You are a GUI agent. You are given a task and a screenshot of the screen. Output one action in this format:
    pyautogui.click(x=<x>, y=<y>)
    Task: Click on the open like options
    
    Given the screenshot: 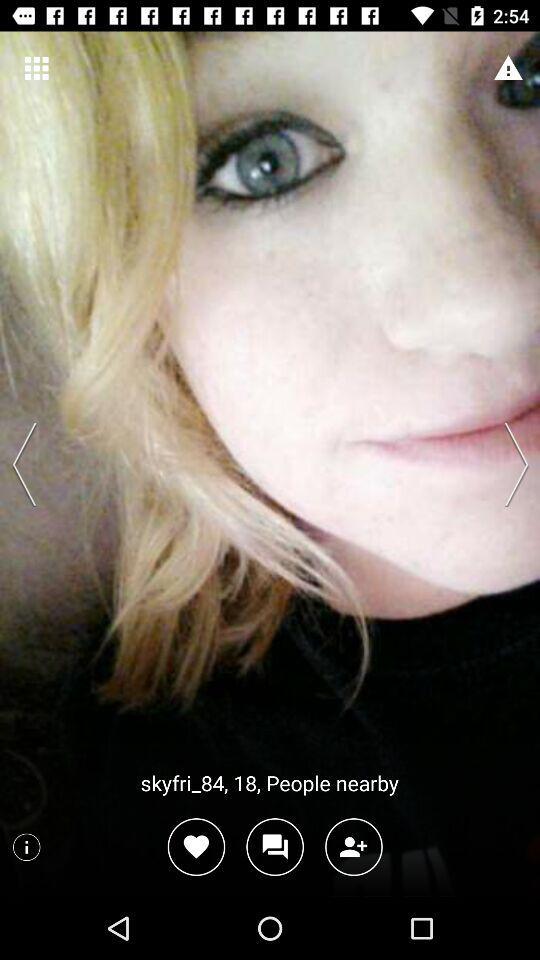 What is the action you would take?
    pyautogui.click(x=196, y=846)
    